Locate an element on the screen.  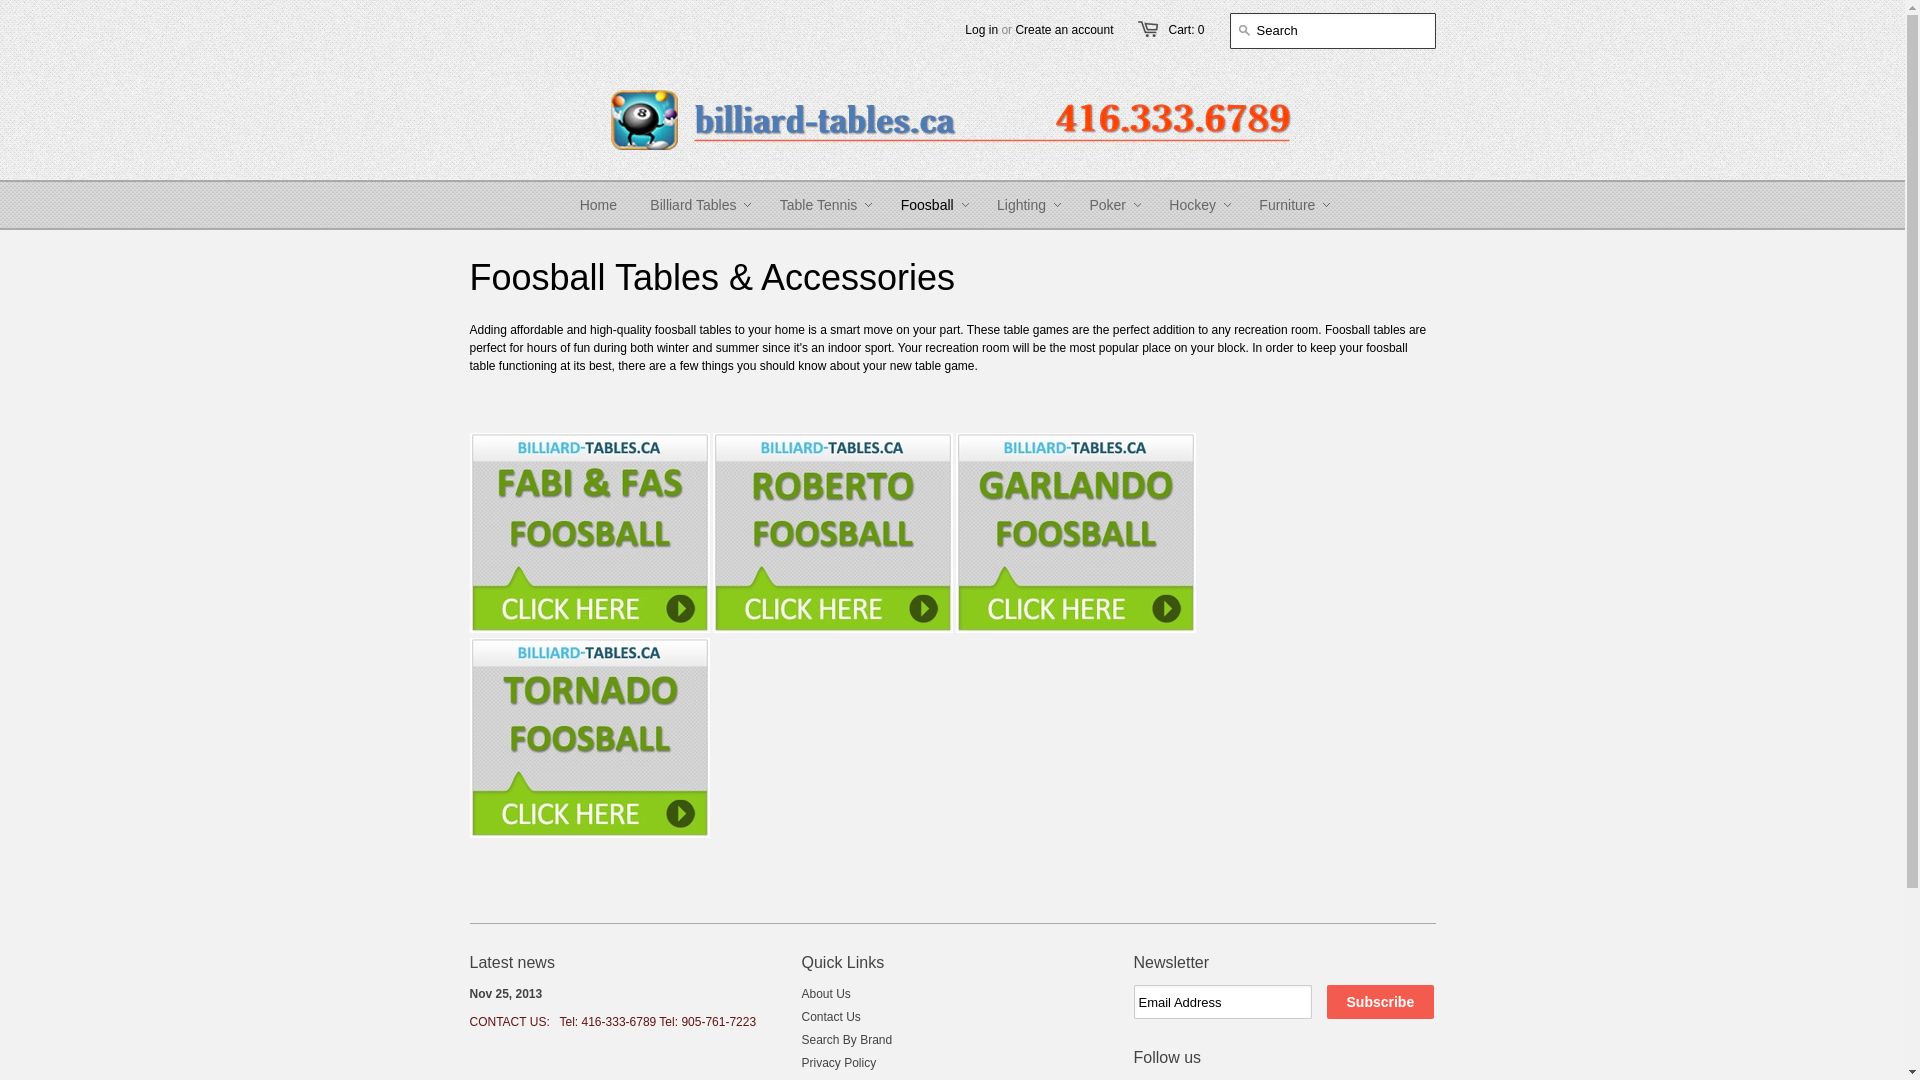
'Billiard Tables' is located at coordinates (692, 204).